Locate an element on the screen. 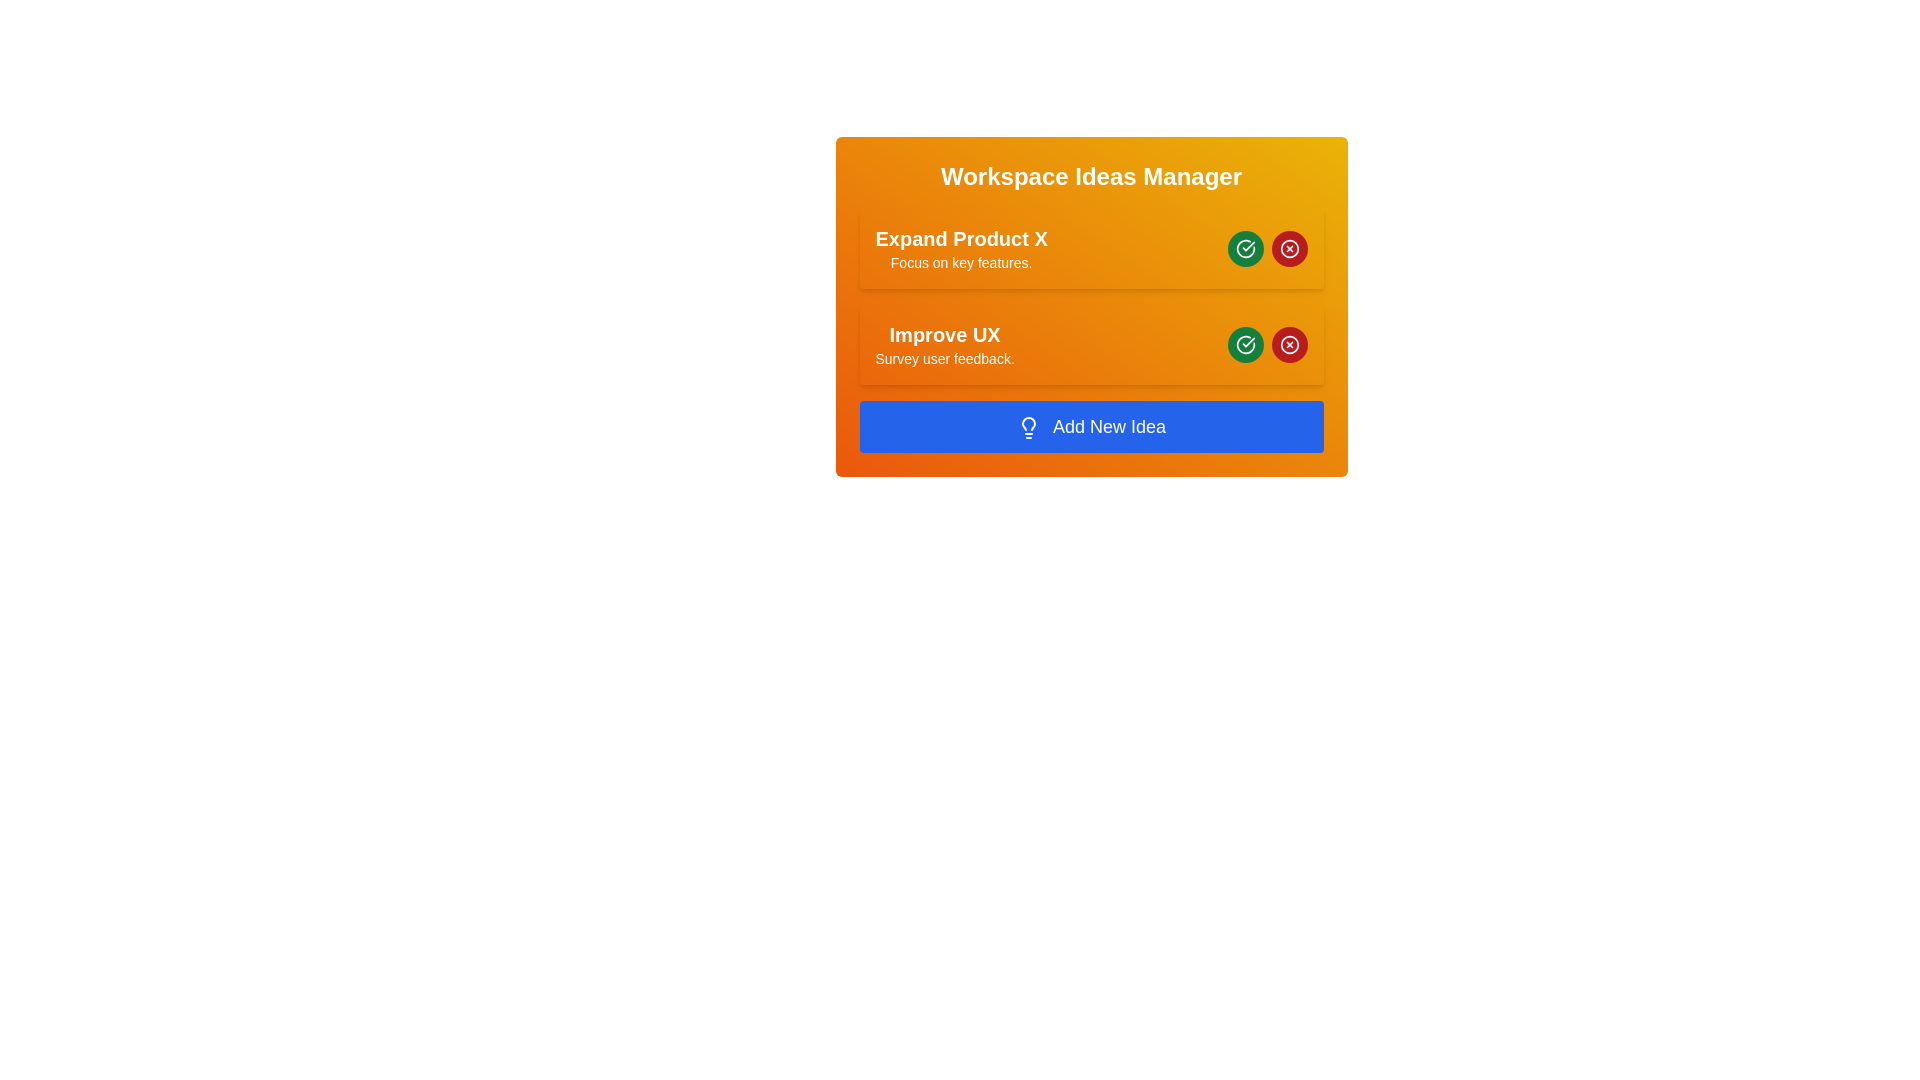 Image resolution: width=1920 pixels, height=1080 pixels. the lightbulb icon located on the left side of the blue button labeled 'Add New Idea' is located at coordinates (1028, 427).